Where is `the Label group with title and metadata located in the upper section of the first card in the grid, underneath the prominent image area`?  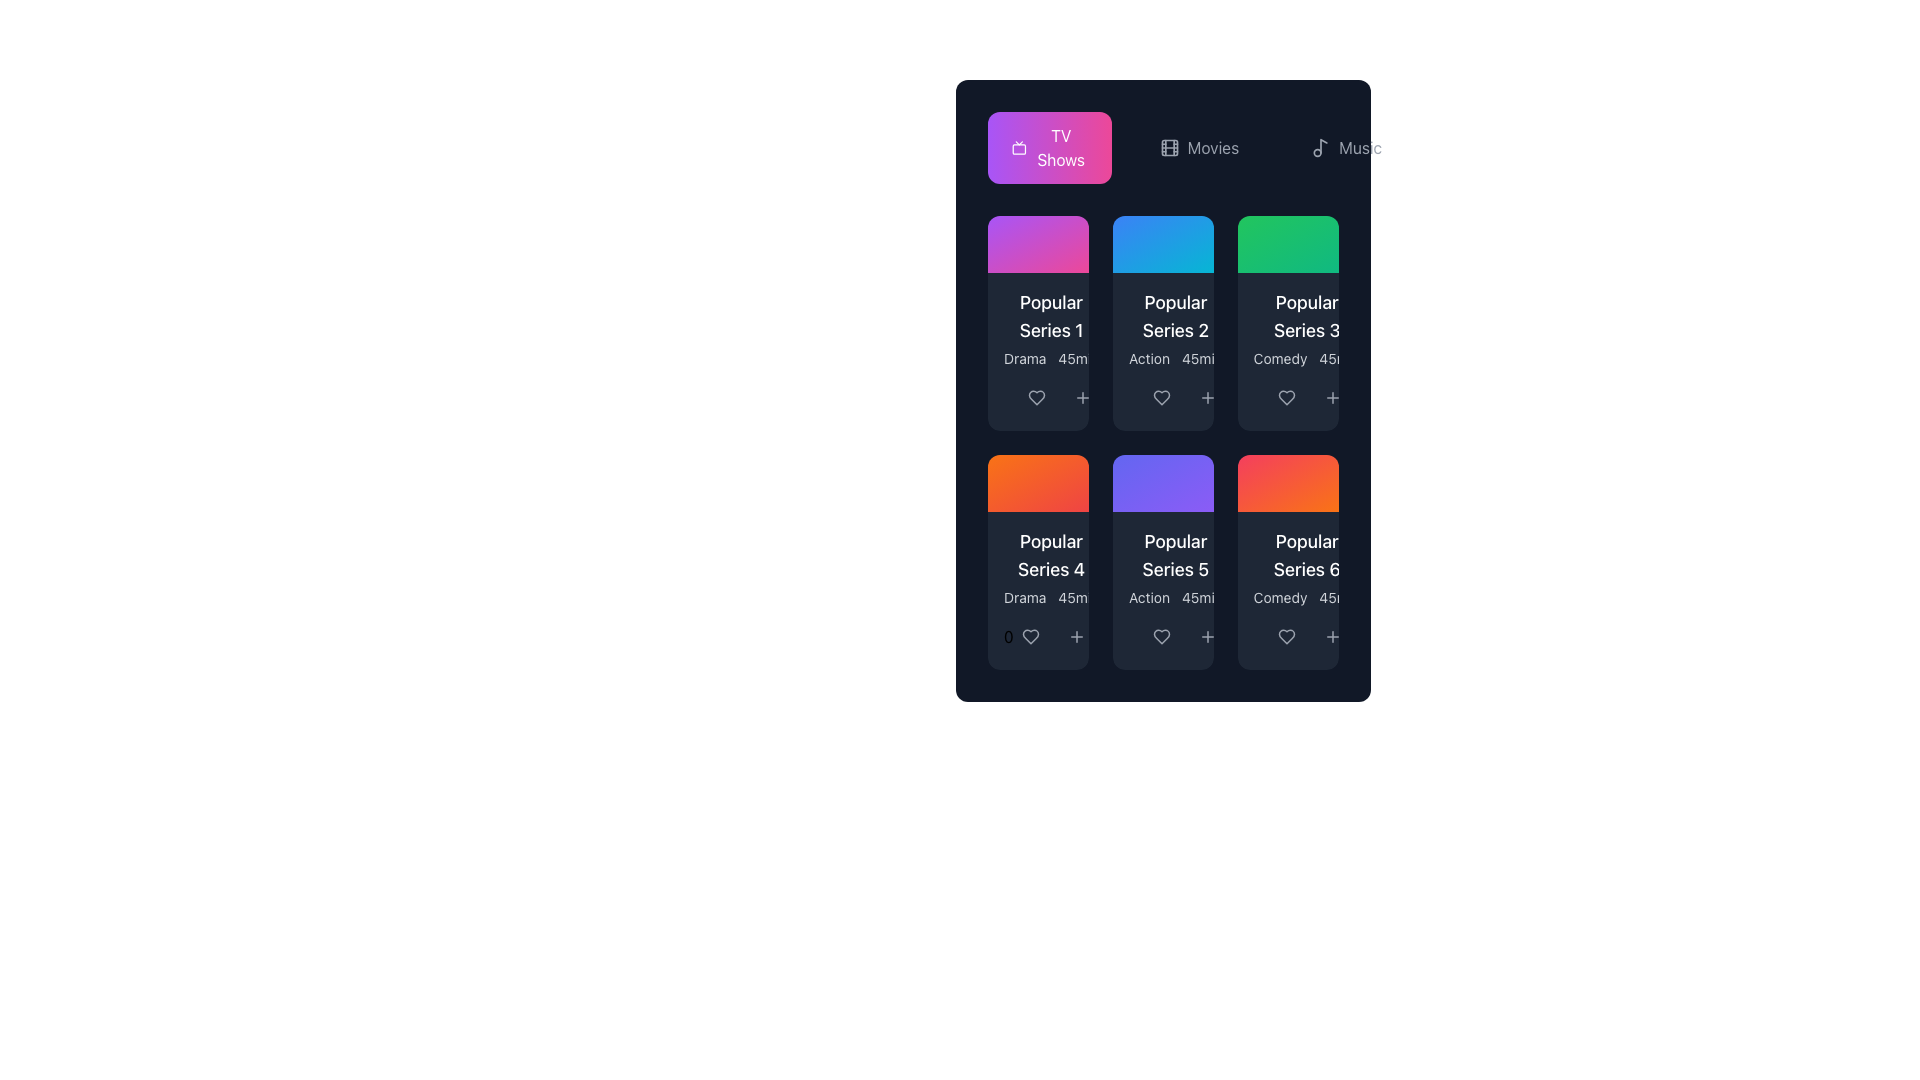
the Label group with title and metadata located in the upper section of the first card in the grid, underneath the prominent image area is located at coordinates (1050, 327).